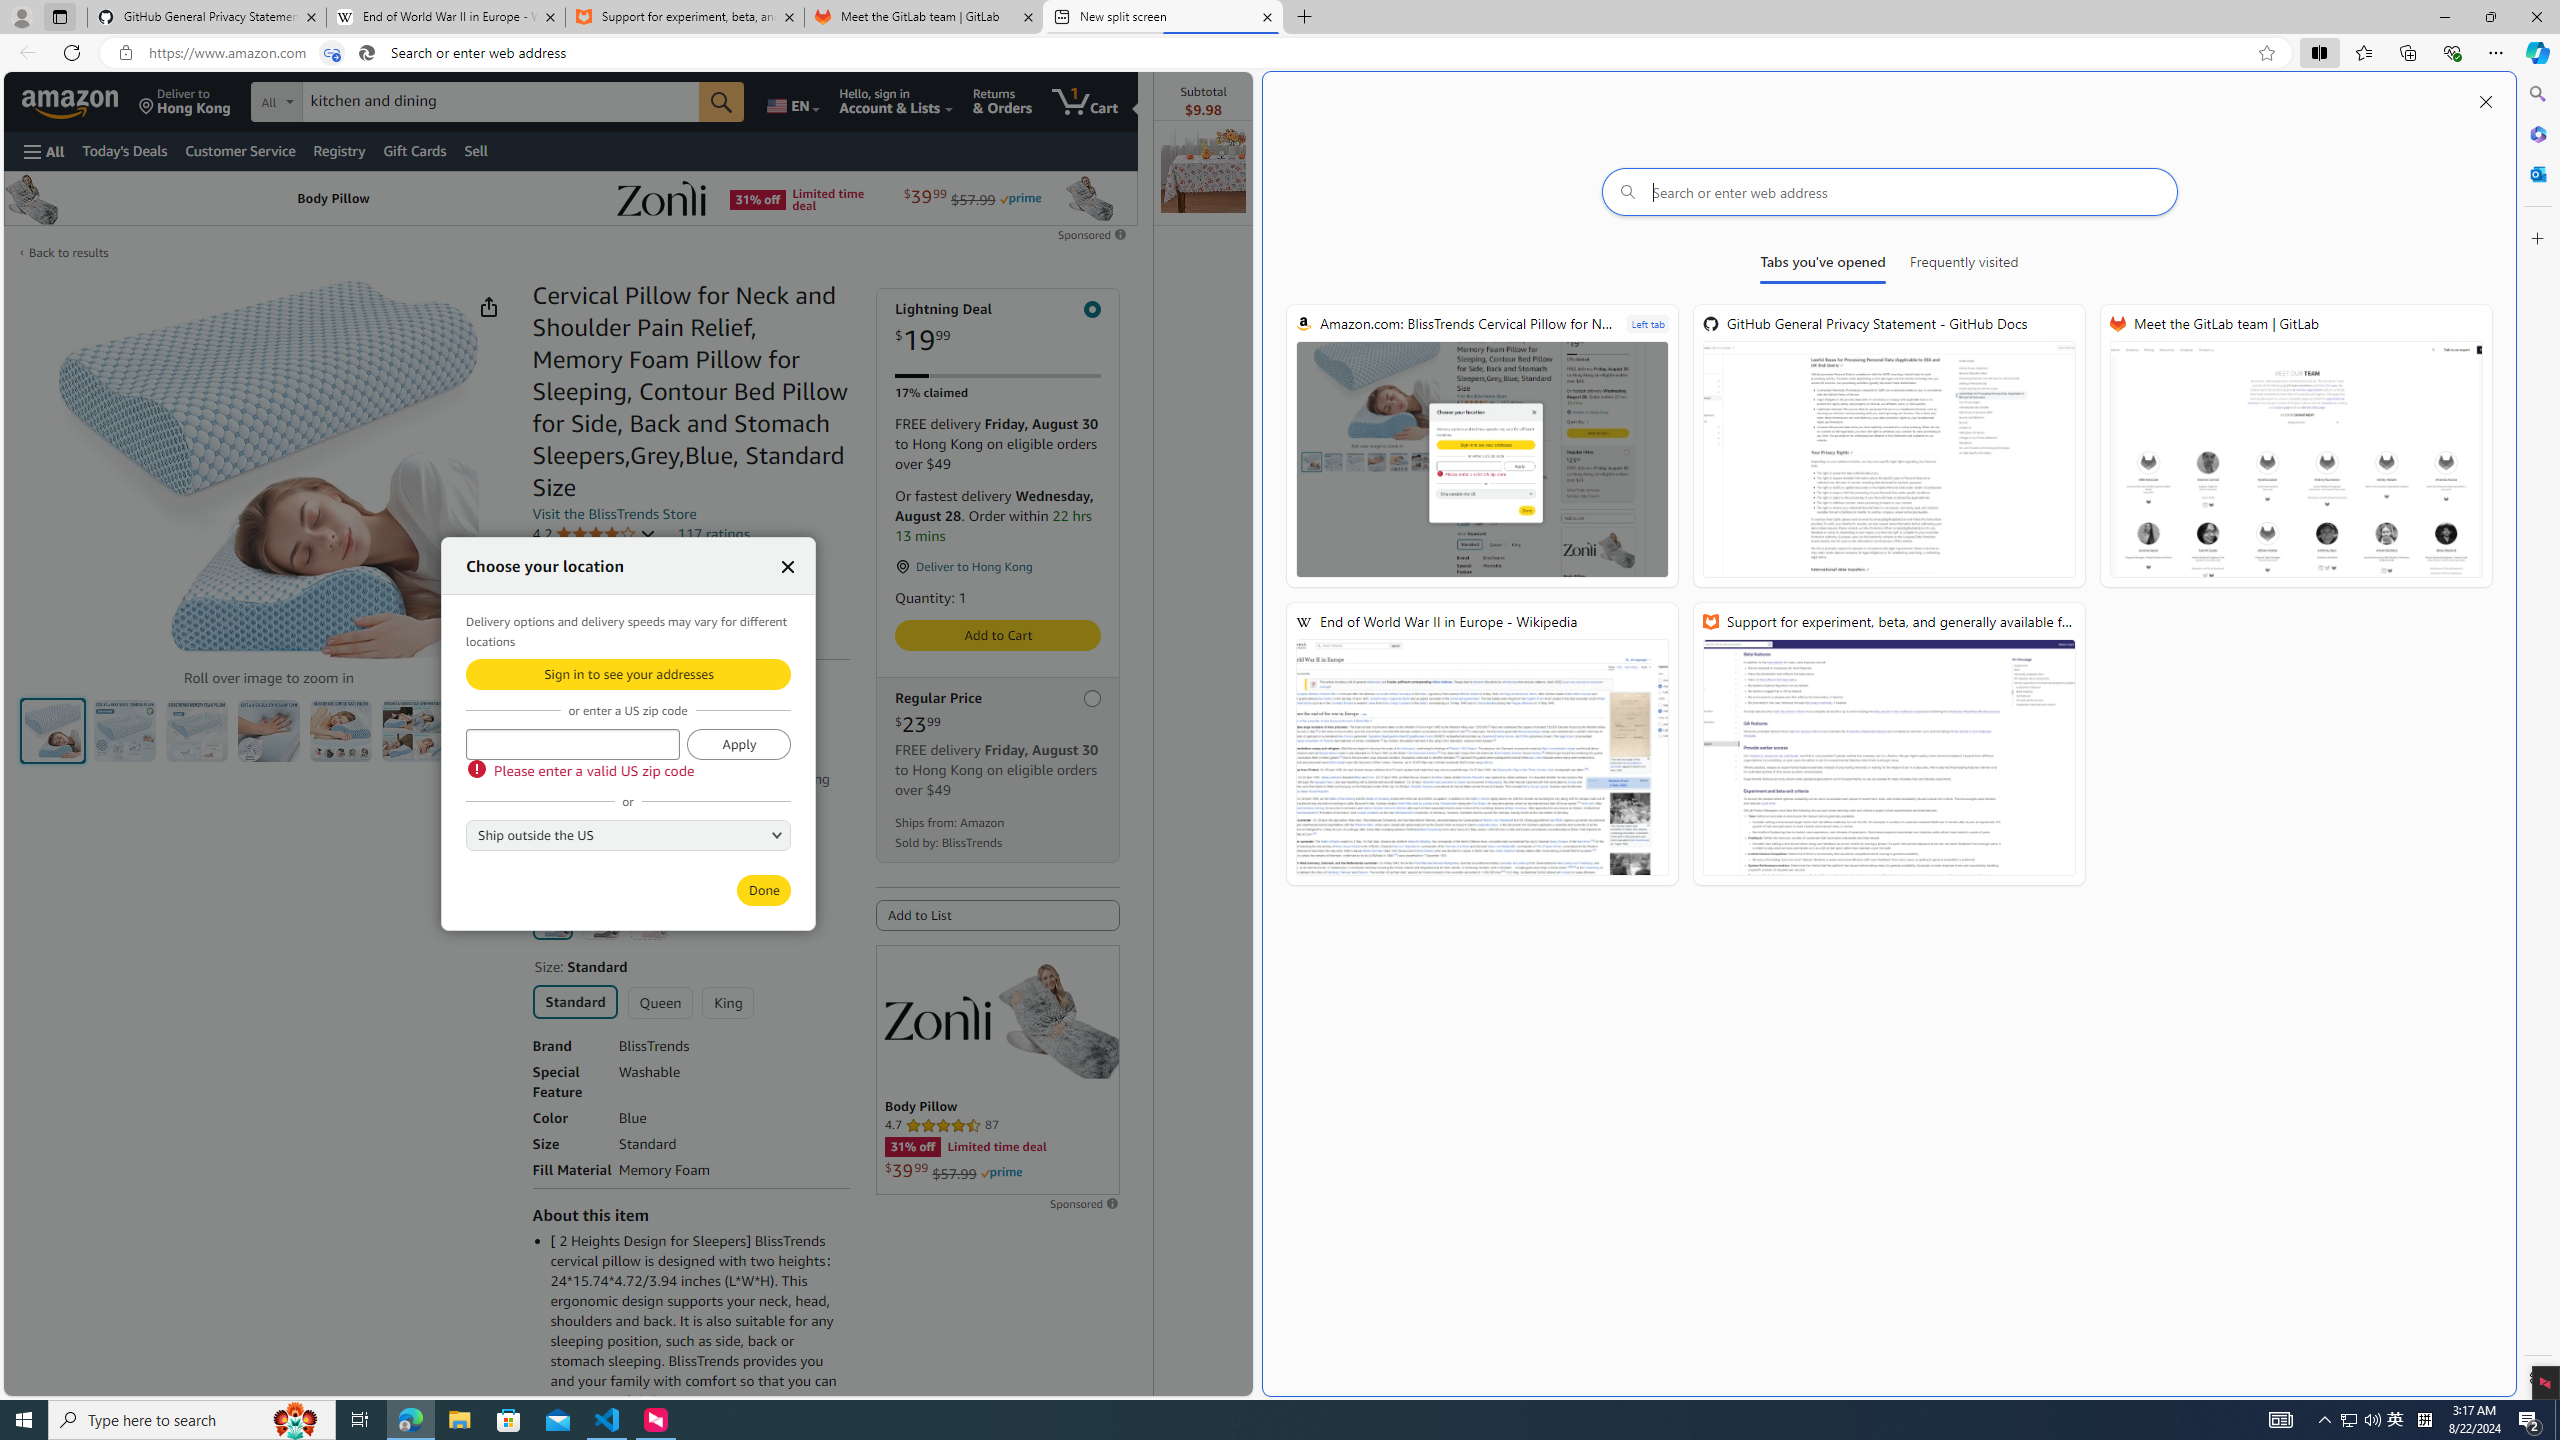 This screenshot has width=2560, height=1440. What do you see at coordinates (659, 1002) in the screenshot?
I see `'Queen'` at bounding box center [659, 1002].